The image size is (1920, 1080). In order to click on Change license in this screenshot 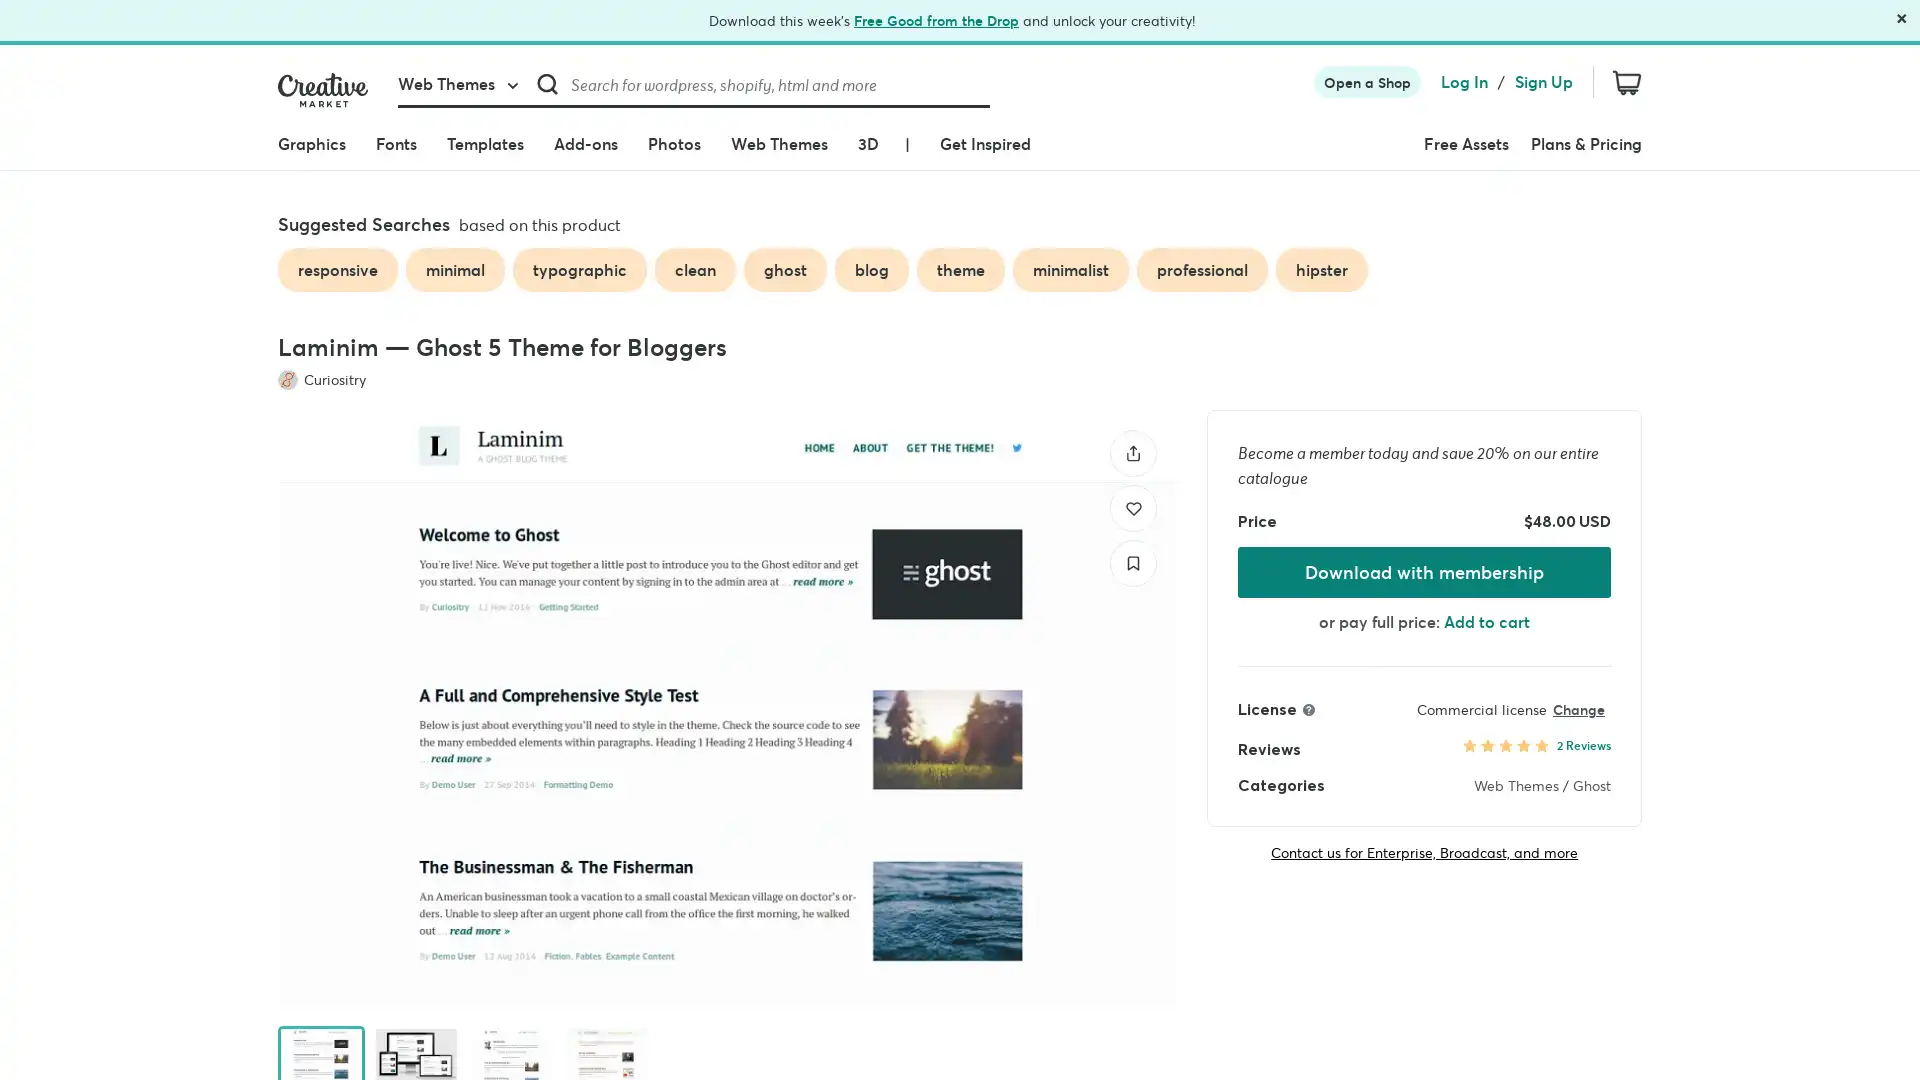, I will do `click(1577, 708)`.